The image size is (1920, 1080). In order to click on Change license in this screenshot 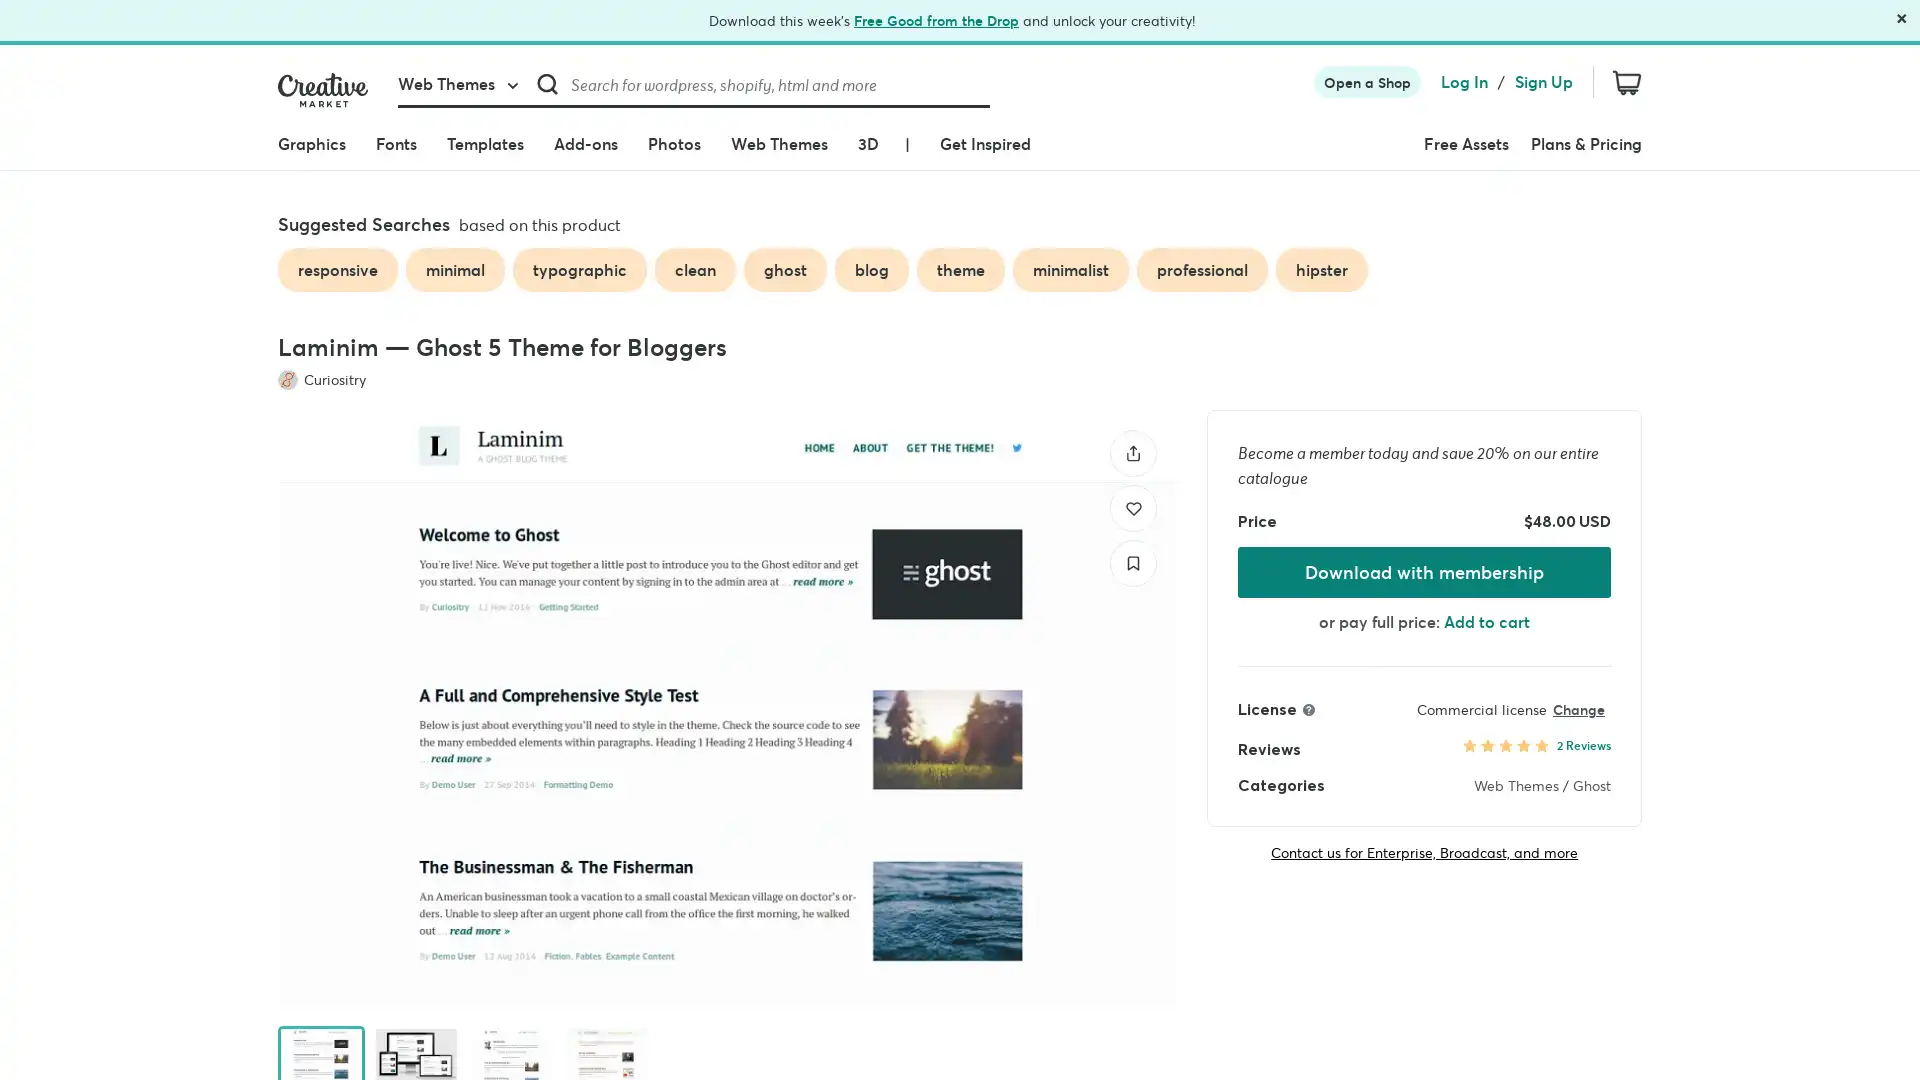, I will do `click(1577, 708)`.